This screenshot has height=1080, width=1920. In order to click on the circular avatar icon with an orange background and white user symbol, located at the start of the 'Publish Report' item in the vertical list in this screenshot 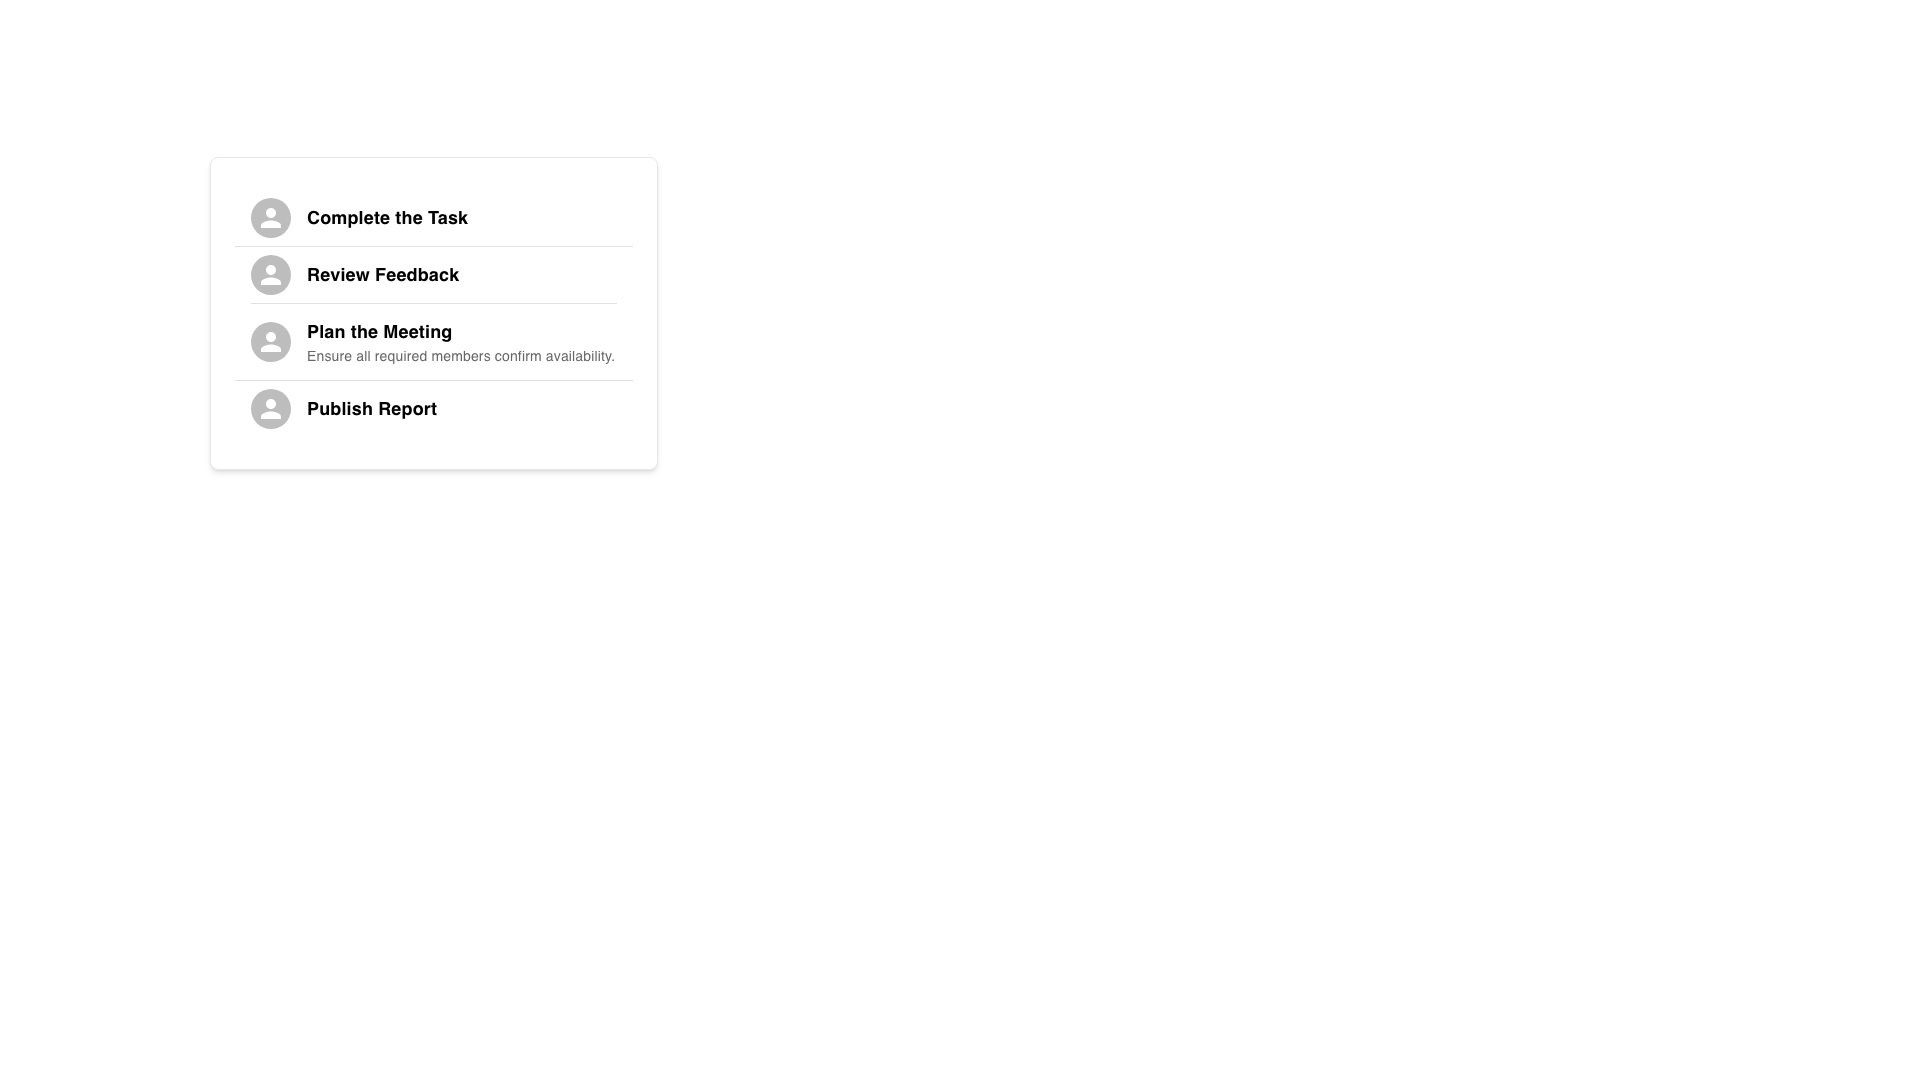, I will do `click(269, 407)`.